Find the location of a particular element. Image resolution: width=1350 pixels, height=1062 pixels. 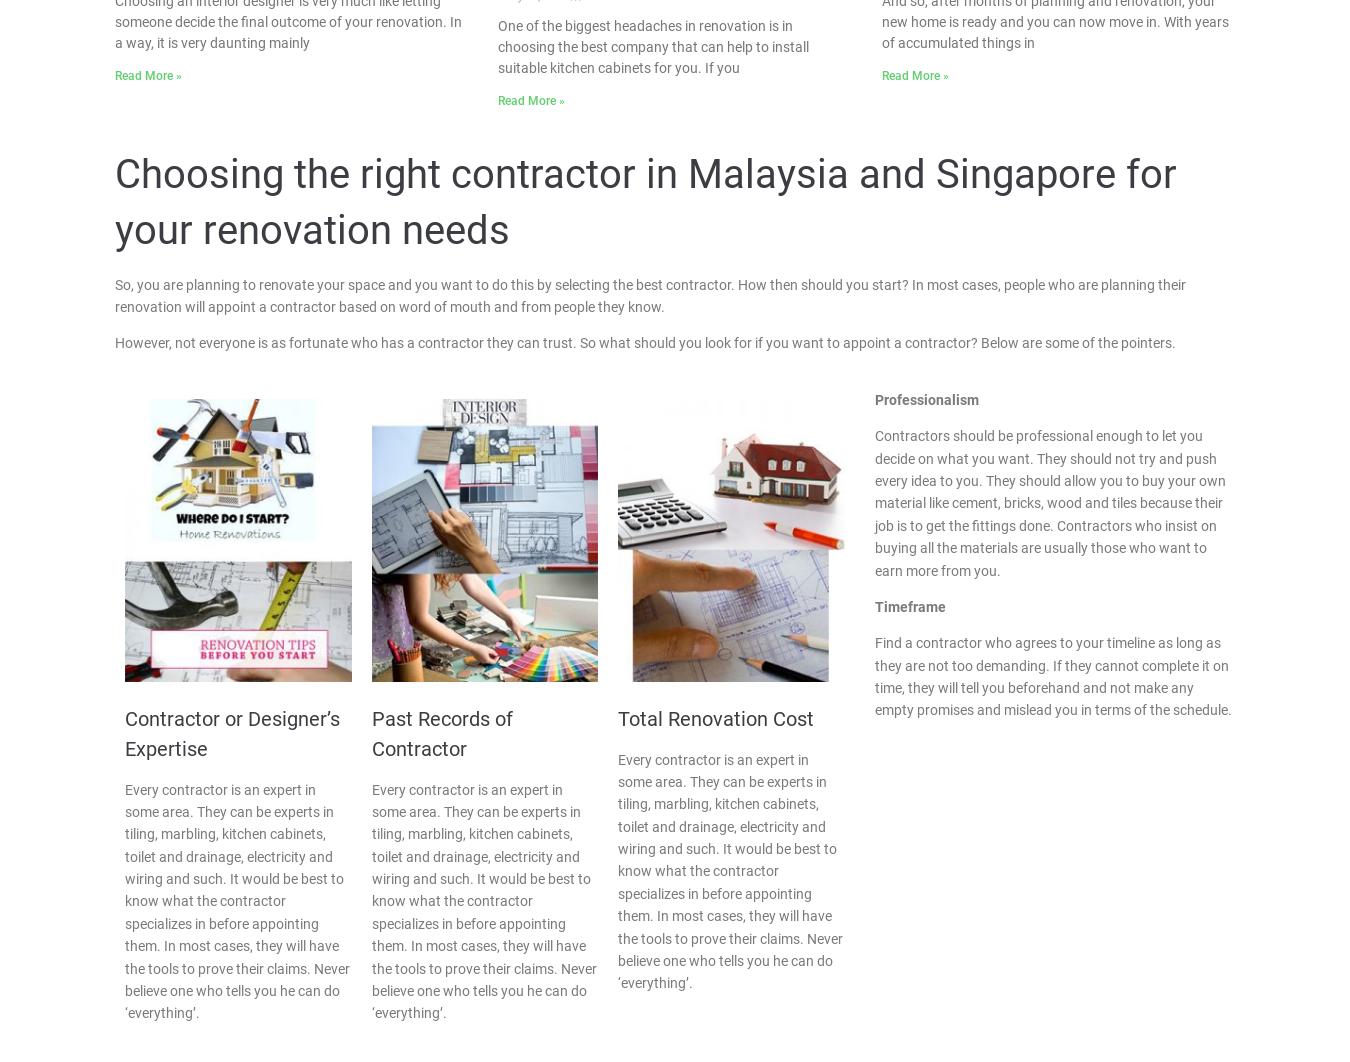

'However, not everyone is as fortunate who has a contractor they can trust. So what should you look for if you want to appoint a contractor? Below are some of the pointers.' is located at coordinates (645, 342).